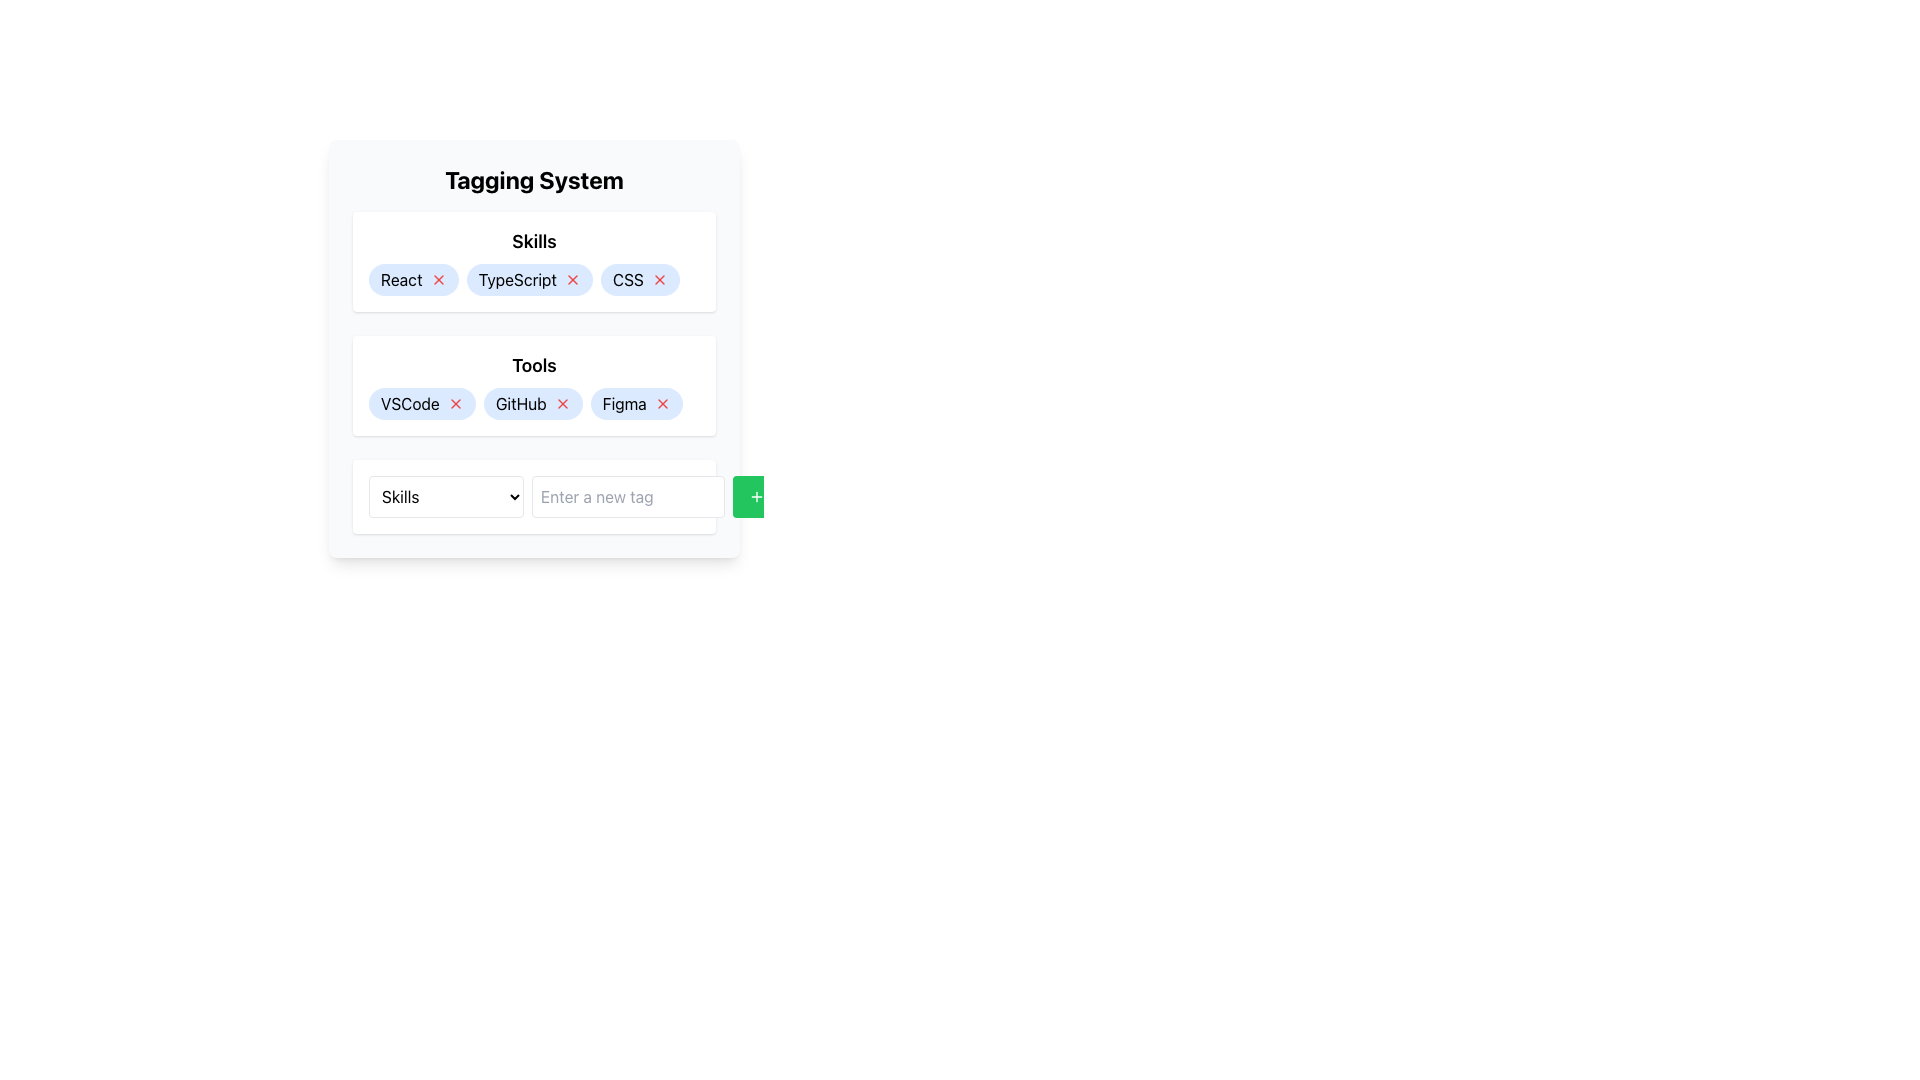  Describe the element at coordinates (534, 280) in the screenshot. I see `the Tag List representing selectable skills, located under the 'Skills' section` at that location.